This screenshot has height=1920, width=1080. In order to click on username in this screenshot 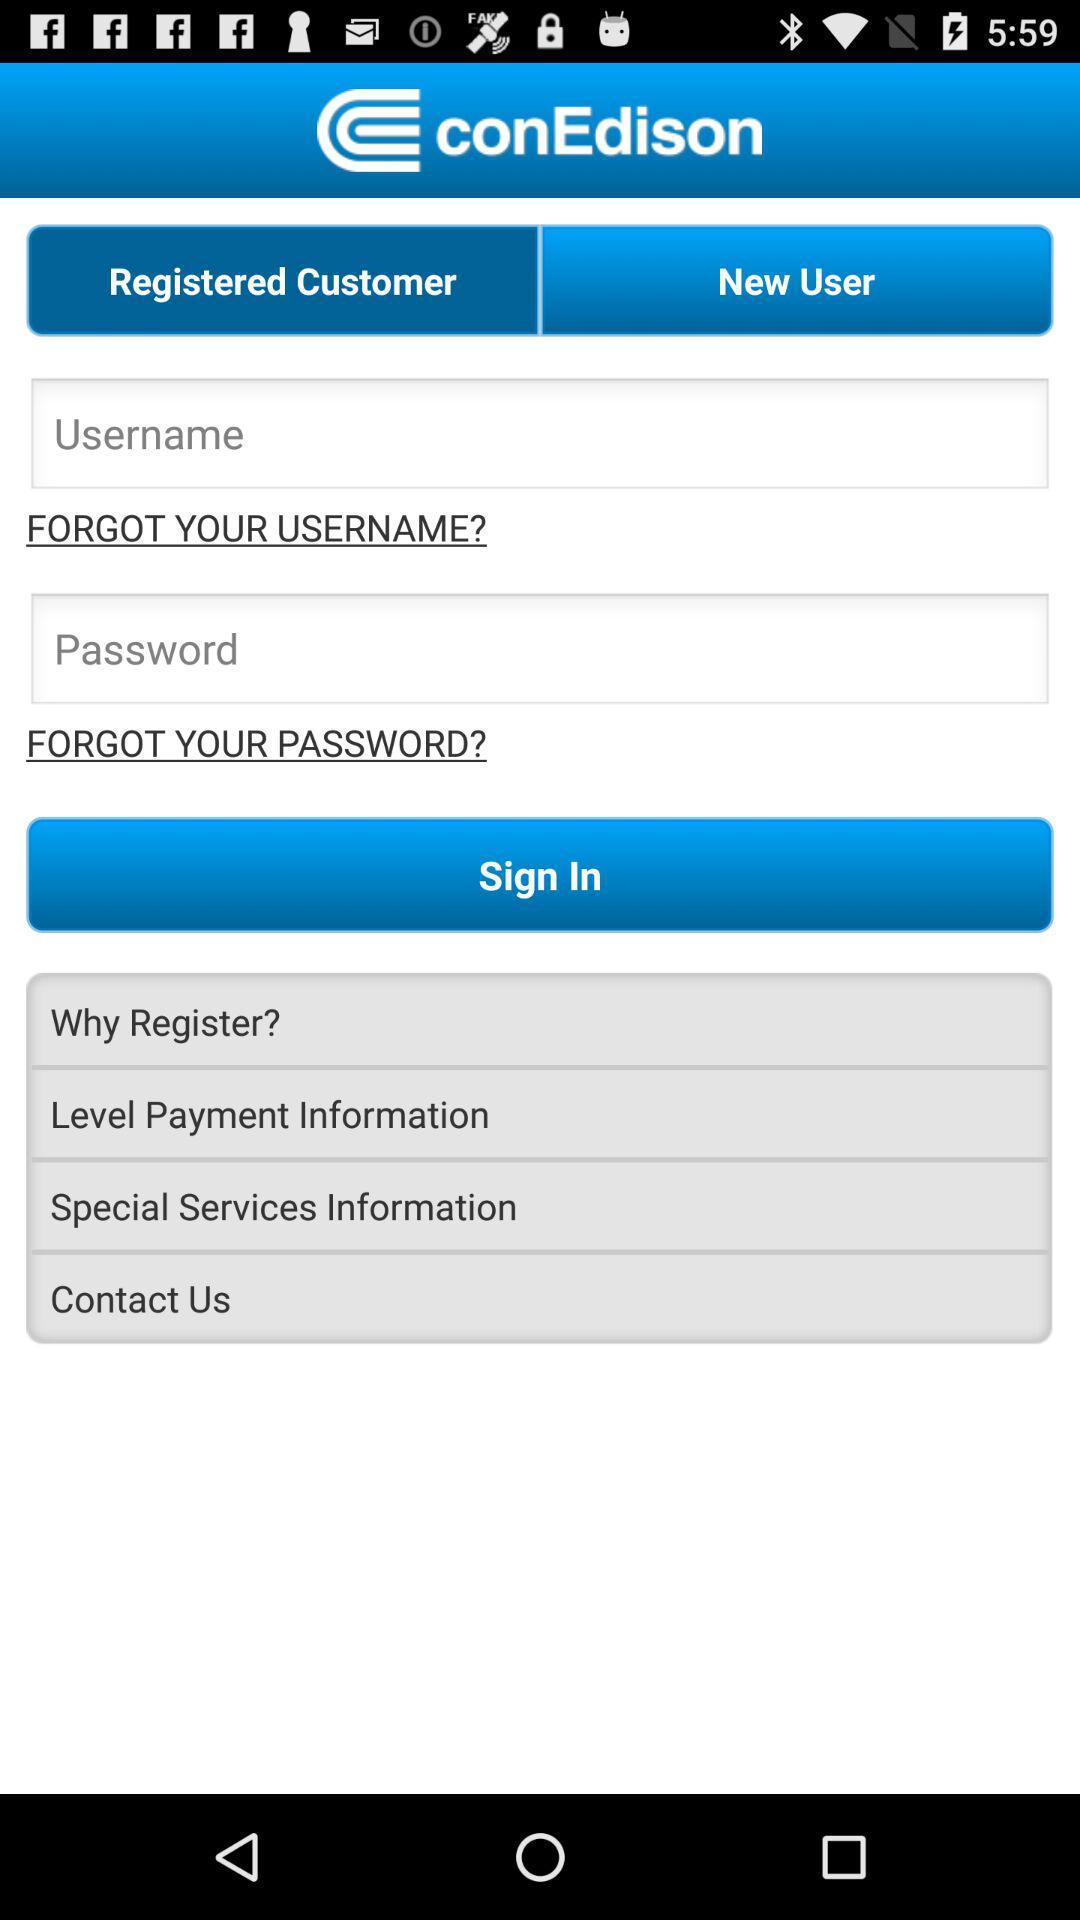, I will do `click(540, 438)`.